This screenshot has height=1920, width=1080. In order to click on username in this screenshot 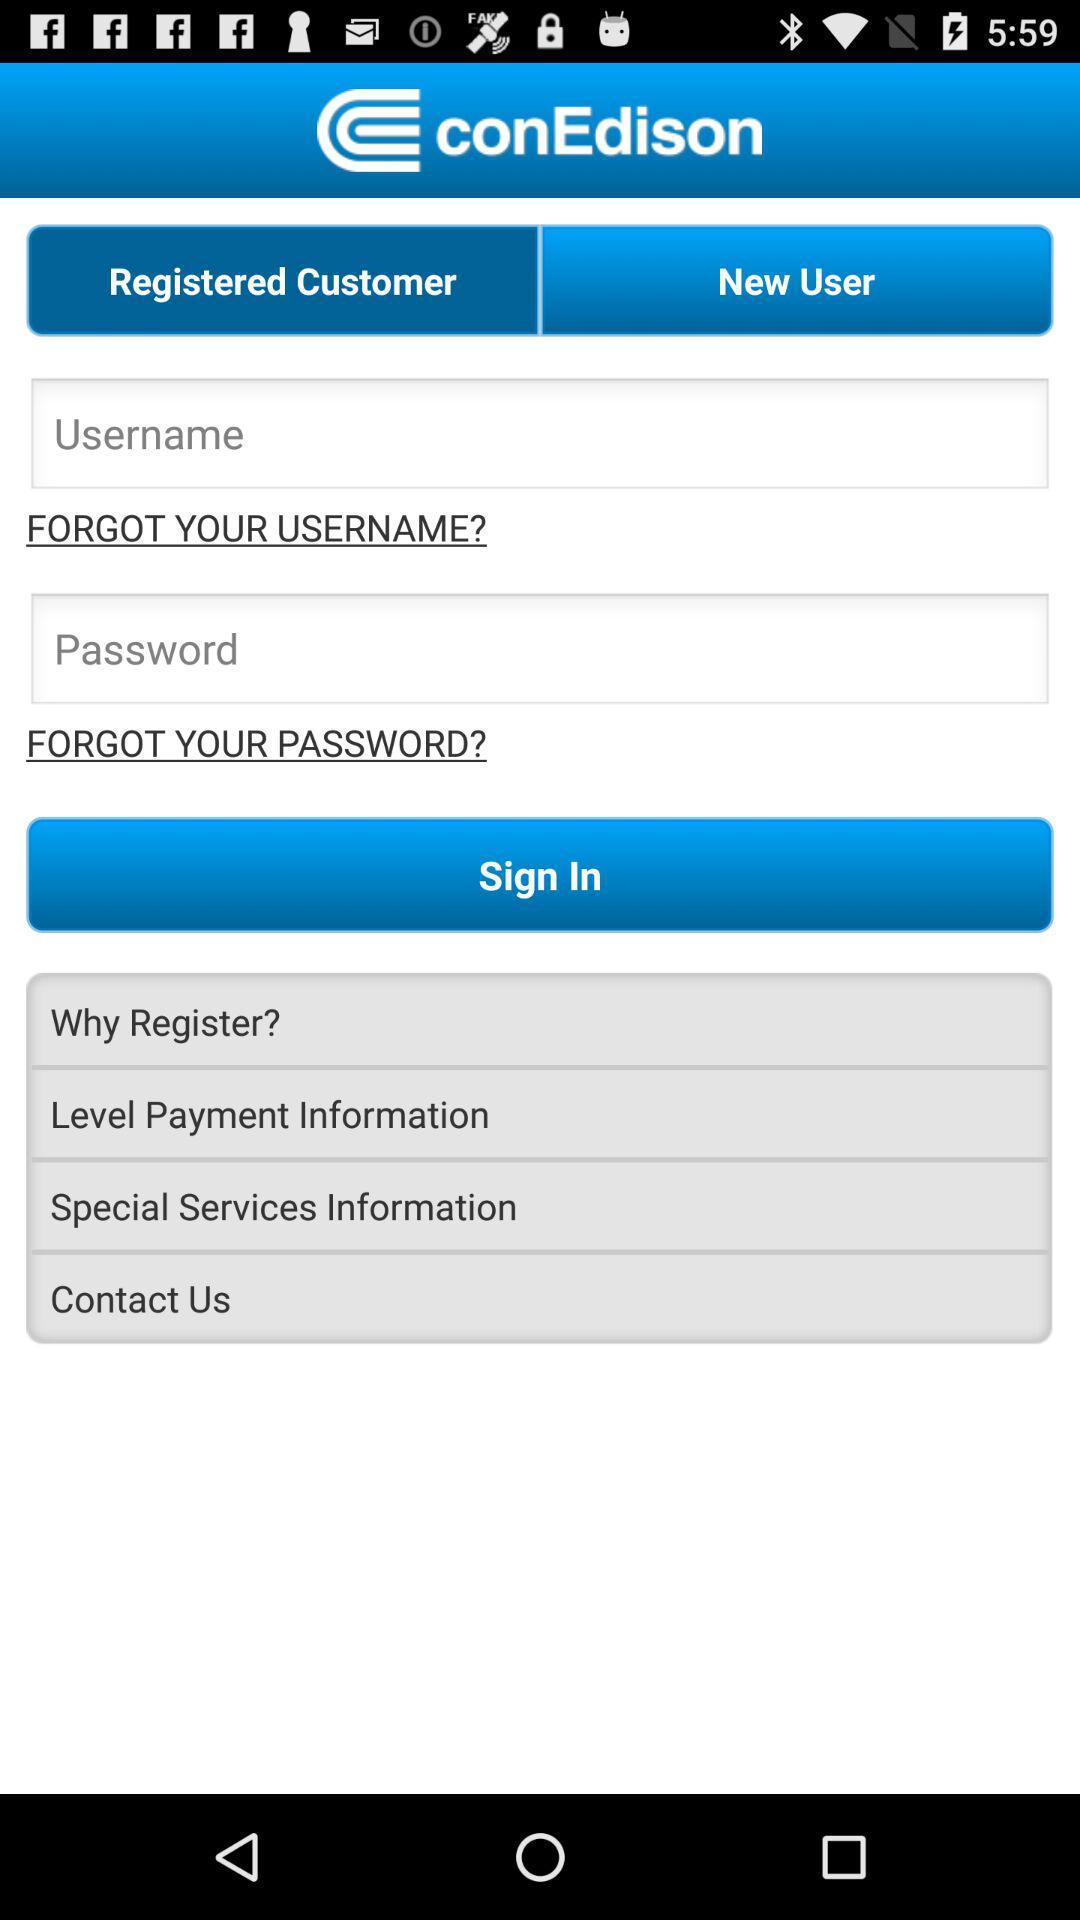, I will do `click(540, 438)`.